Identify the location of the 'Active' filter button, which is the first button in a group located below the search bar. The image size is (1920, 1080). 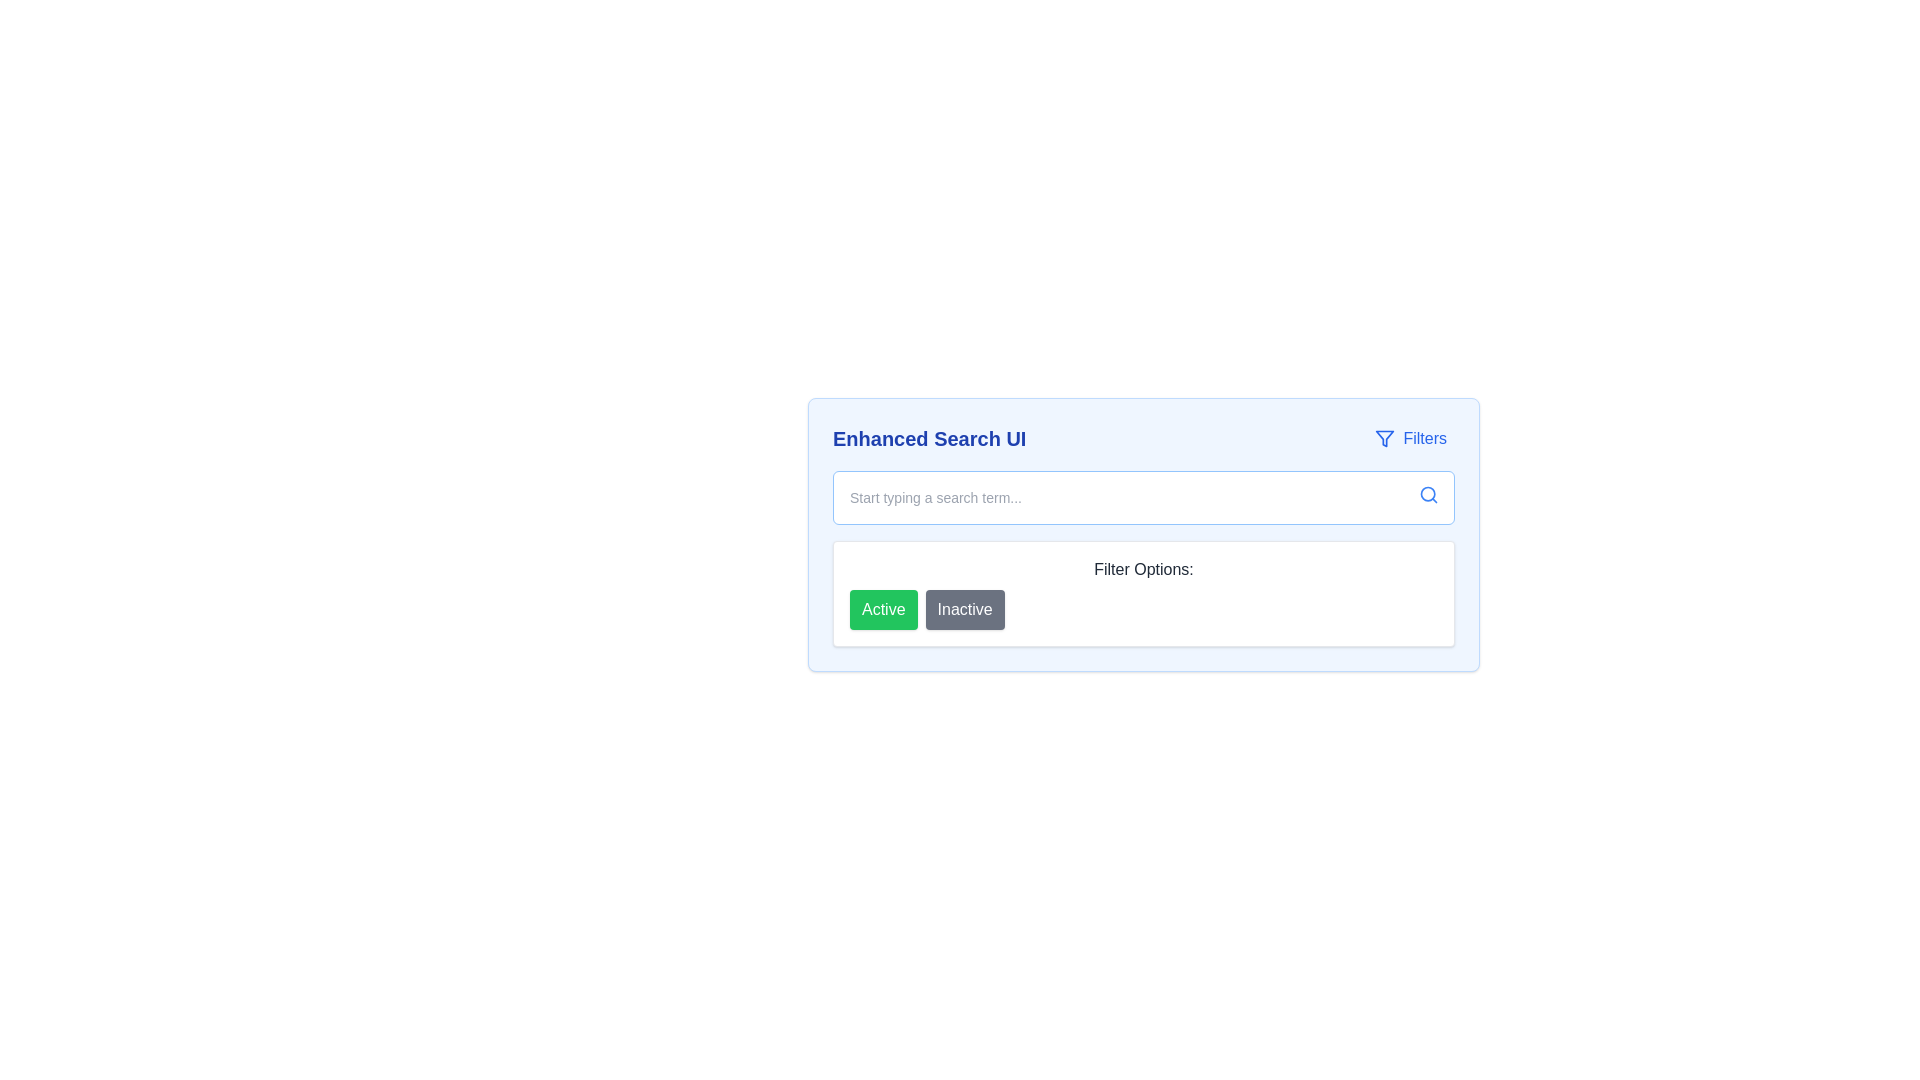
(882, 608).